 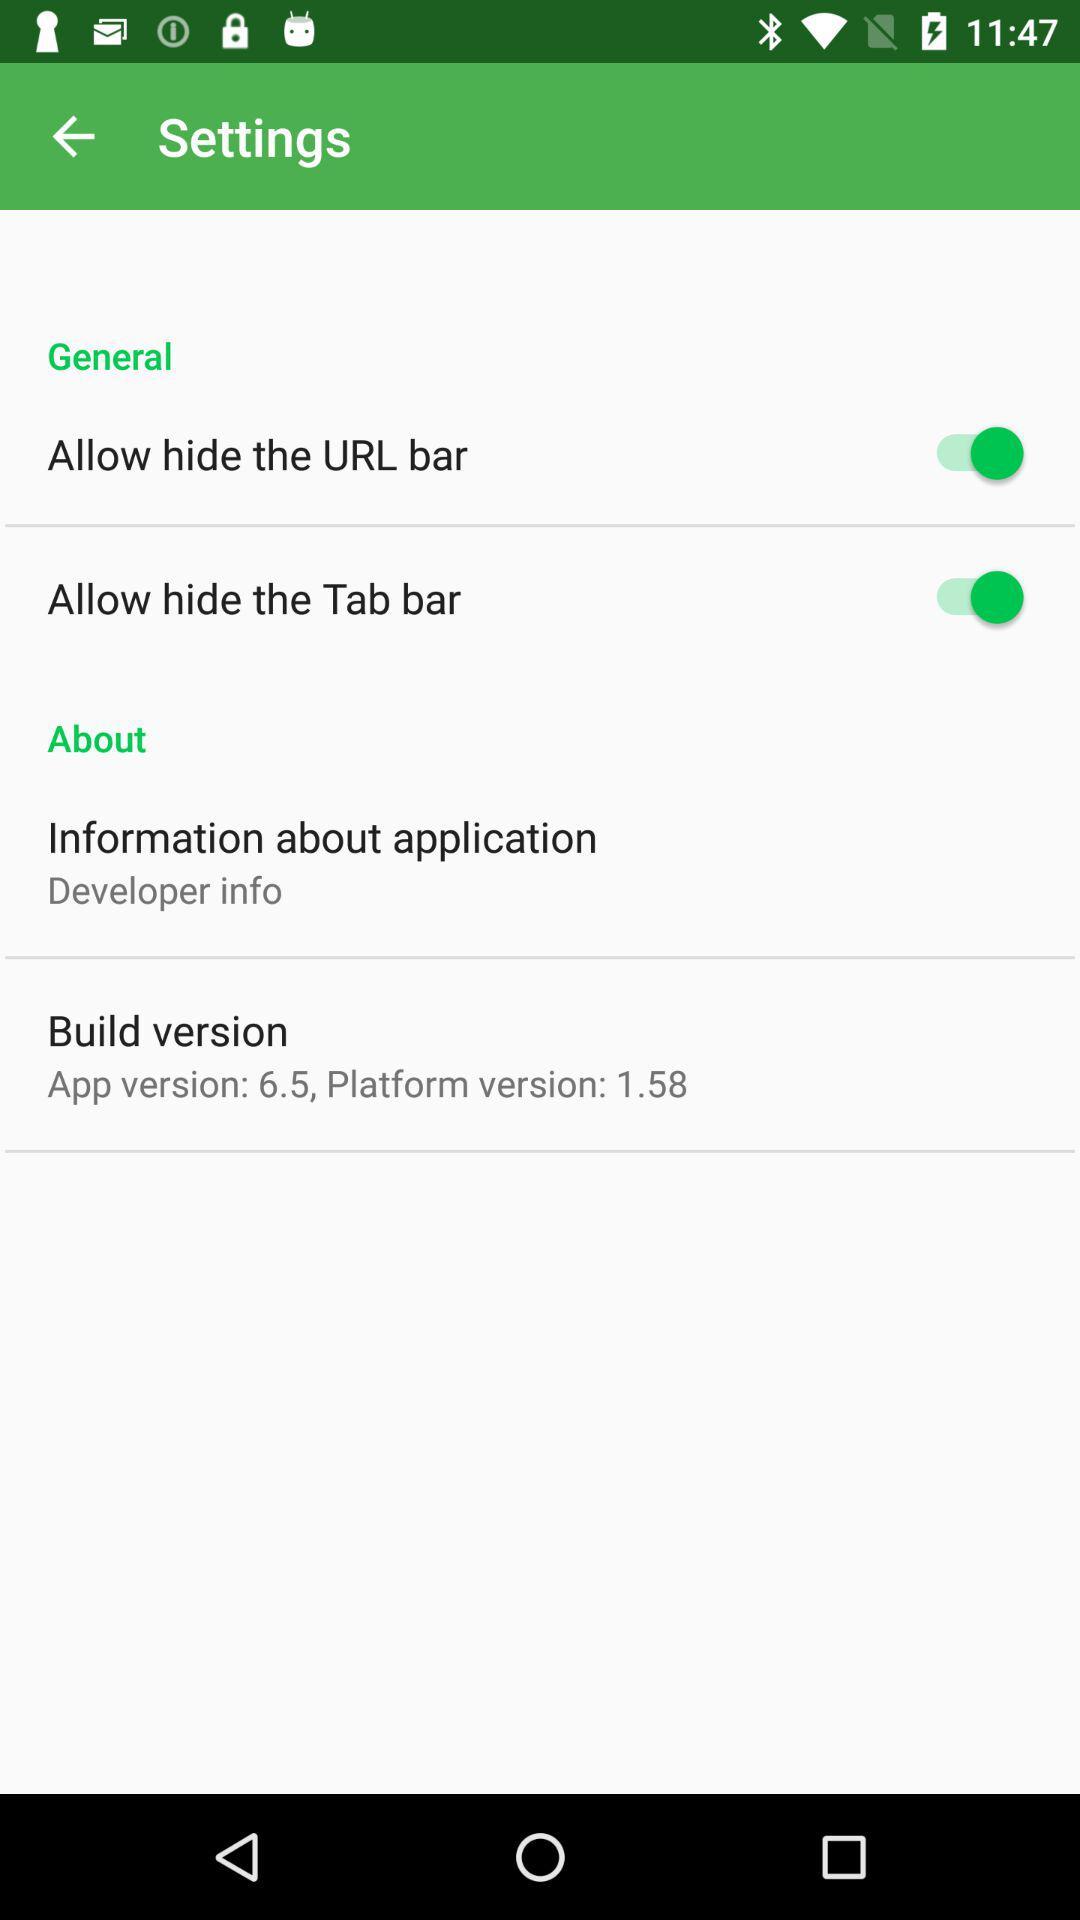 I want to click on the app version 6 icon, so click(x=367, y=1082).